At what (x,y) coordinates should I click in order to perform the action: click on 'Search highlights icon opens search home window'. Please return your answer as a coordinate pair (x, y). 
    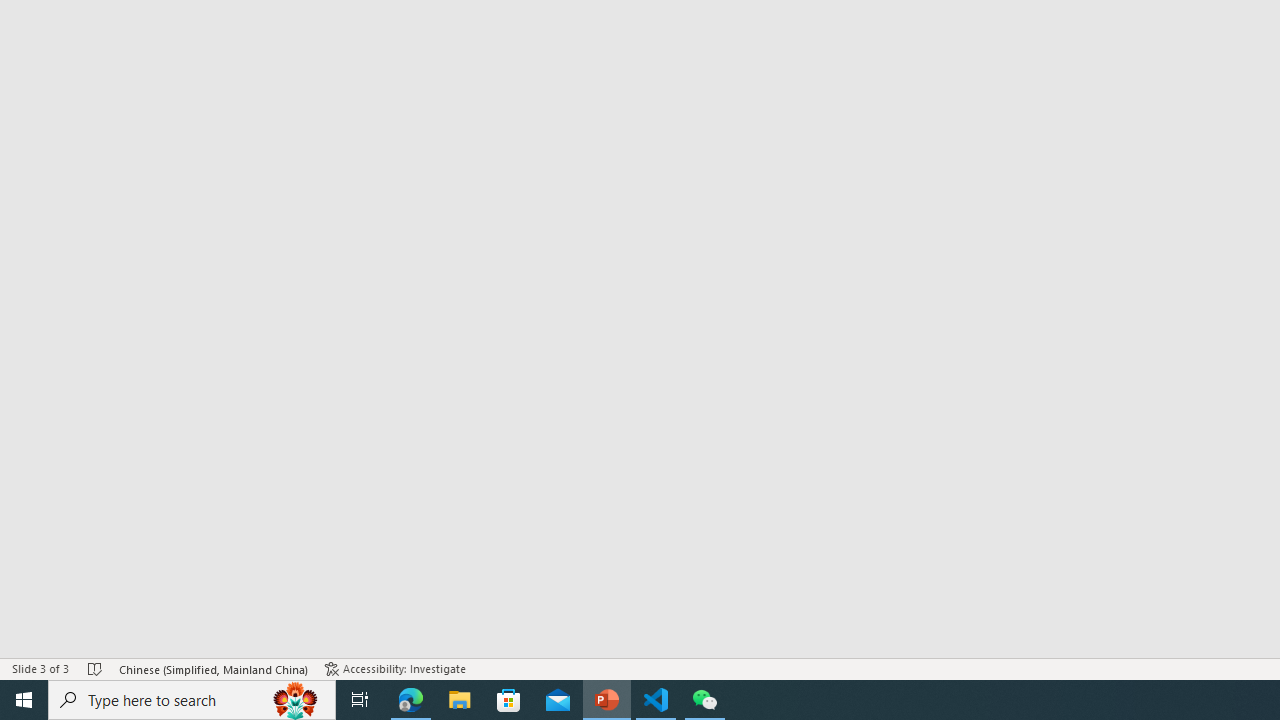
    Looking at the image, I should click on (294, 698).